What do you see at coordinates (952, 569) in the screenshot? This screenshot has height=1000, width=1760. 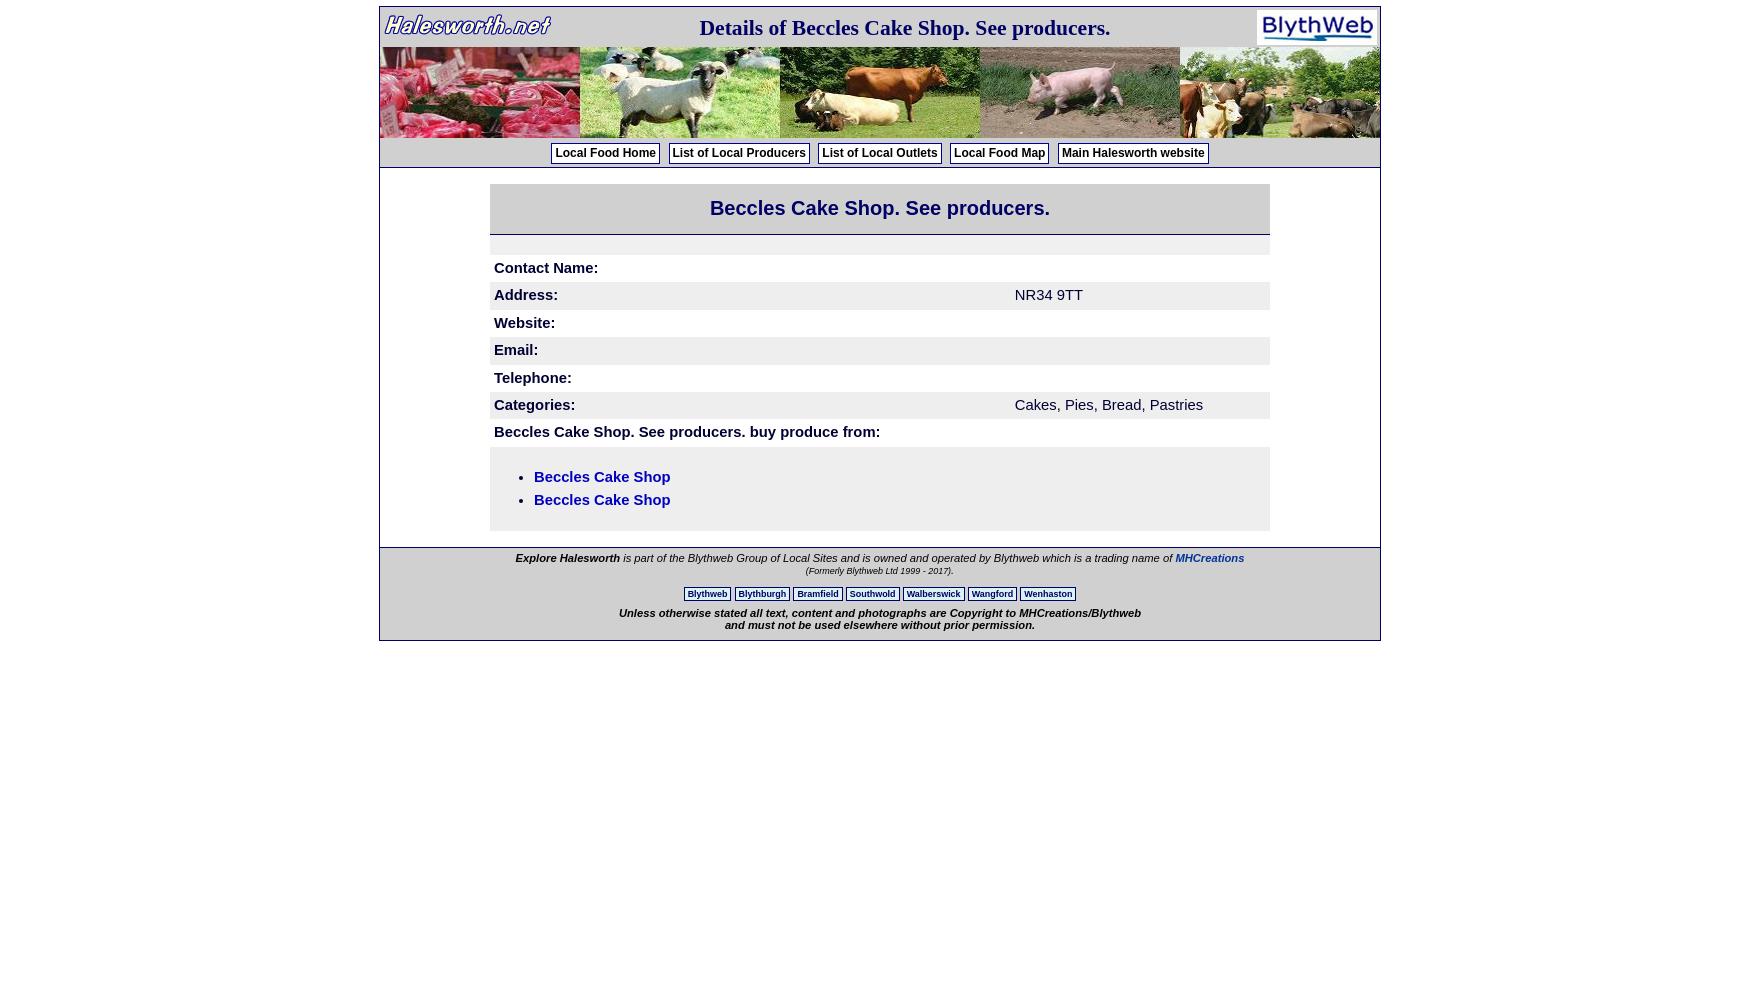 I see `'.'` at bounding box center [952, 569].